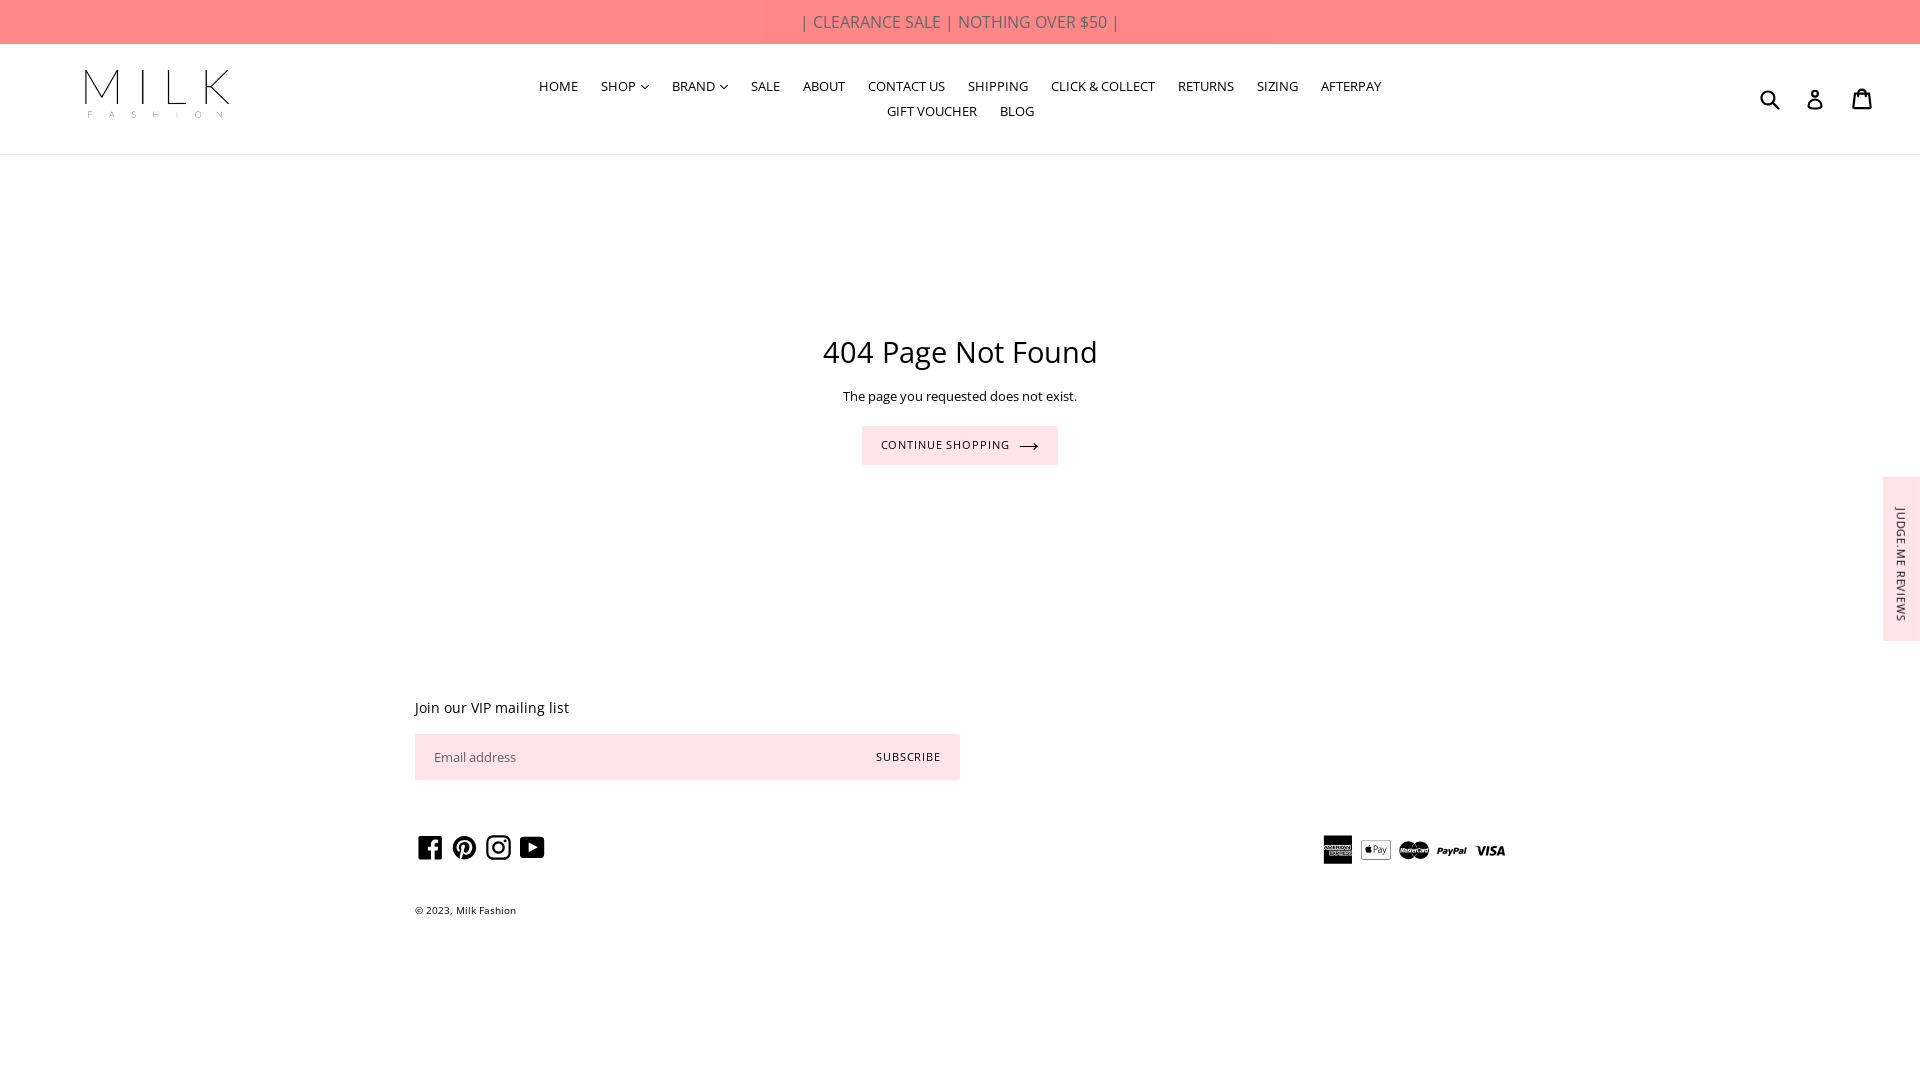 The height and width of the screenshot is (1080, 1920). Describe the element at coordinates (907, 756) in the screenshot. I see `'SUBSCRIBE'` at that location.